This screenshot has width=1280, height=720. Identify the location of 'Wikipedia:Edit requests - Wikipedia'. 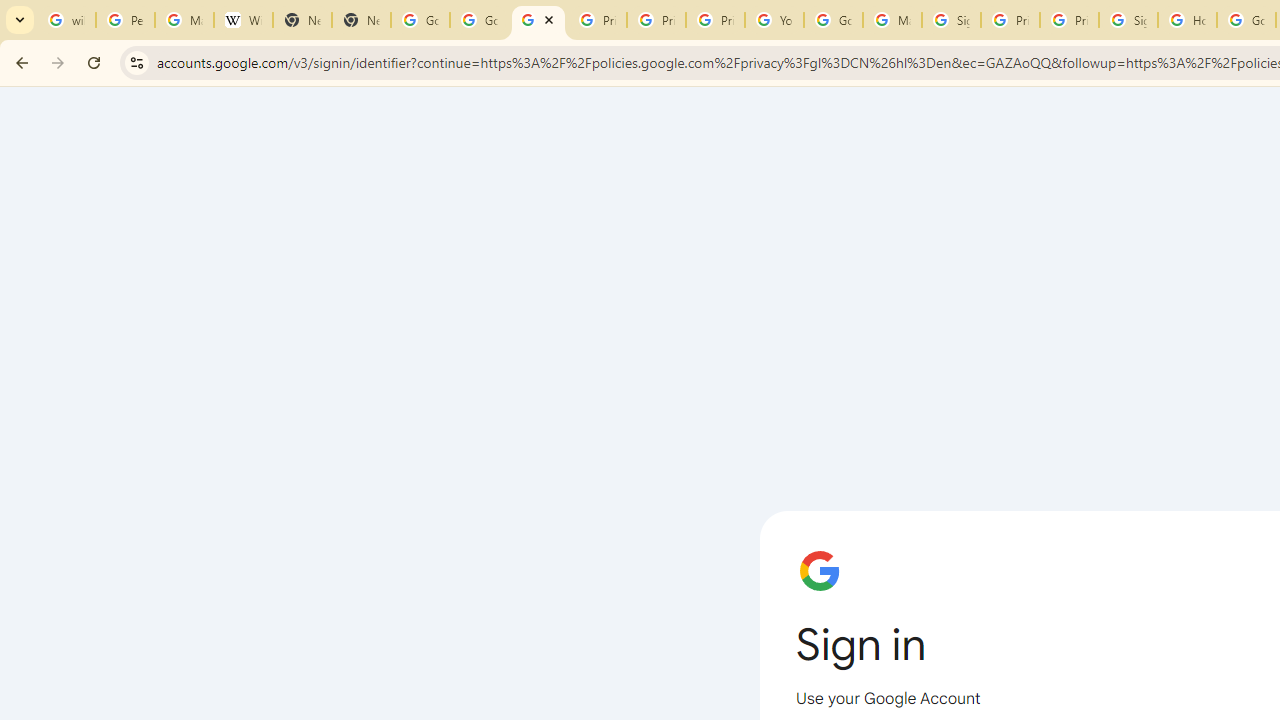
(242, 20).